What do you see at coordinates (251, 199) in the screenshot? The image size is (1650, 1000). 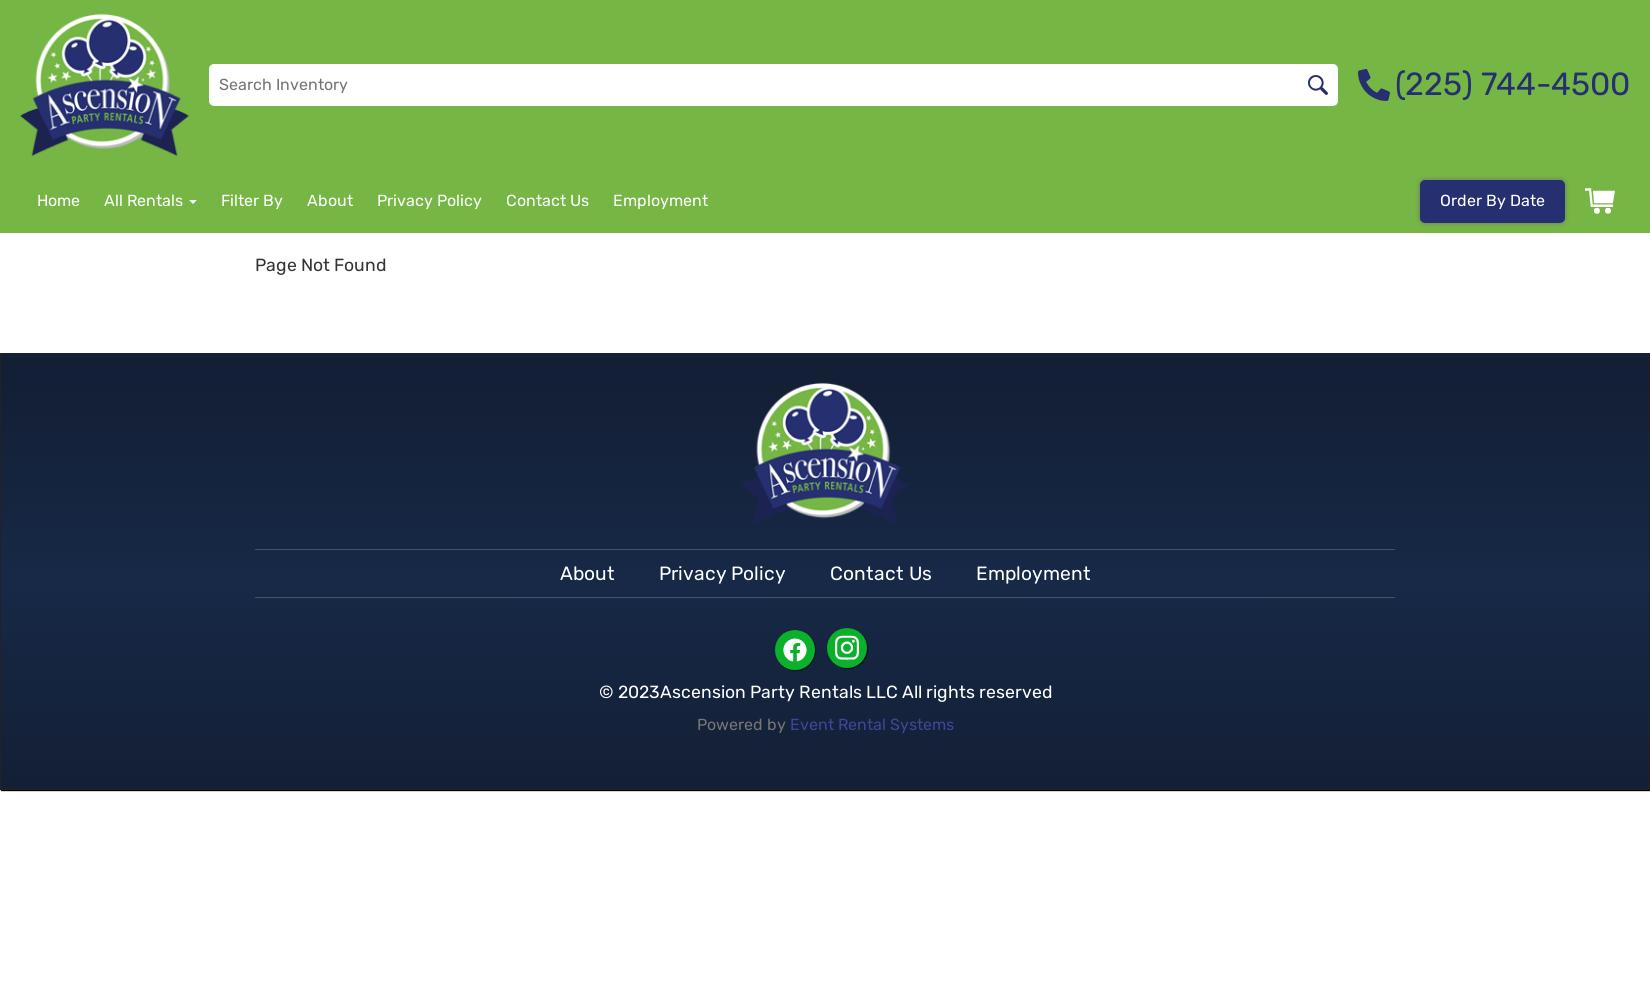 I see `'Filter By'` at bounding box center [251, 199].